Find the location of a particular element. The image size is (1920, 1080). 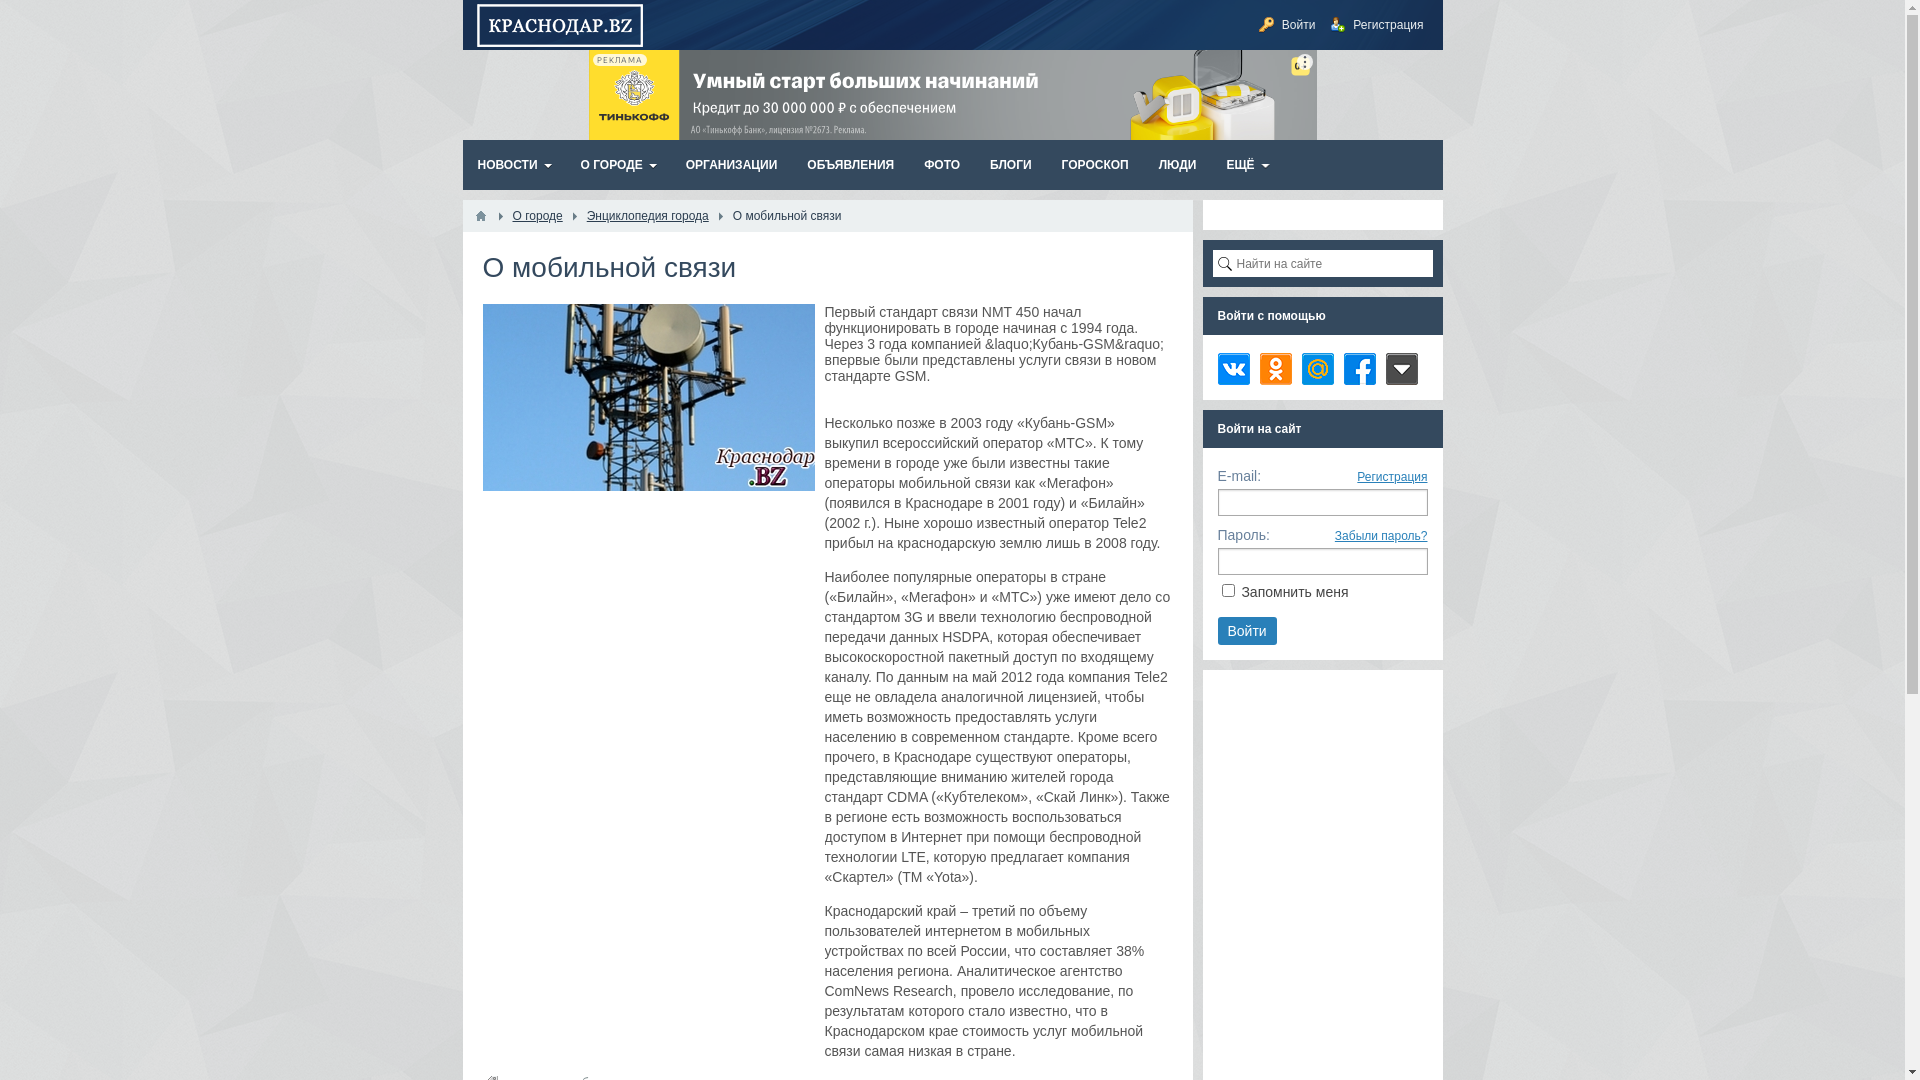

'Odnoklassniki' is located at coordinates (1275, 369).